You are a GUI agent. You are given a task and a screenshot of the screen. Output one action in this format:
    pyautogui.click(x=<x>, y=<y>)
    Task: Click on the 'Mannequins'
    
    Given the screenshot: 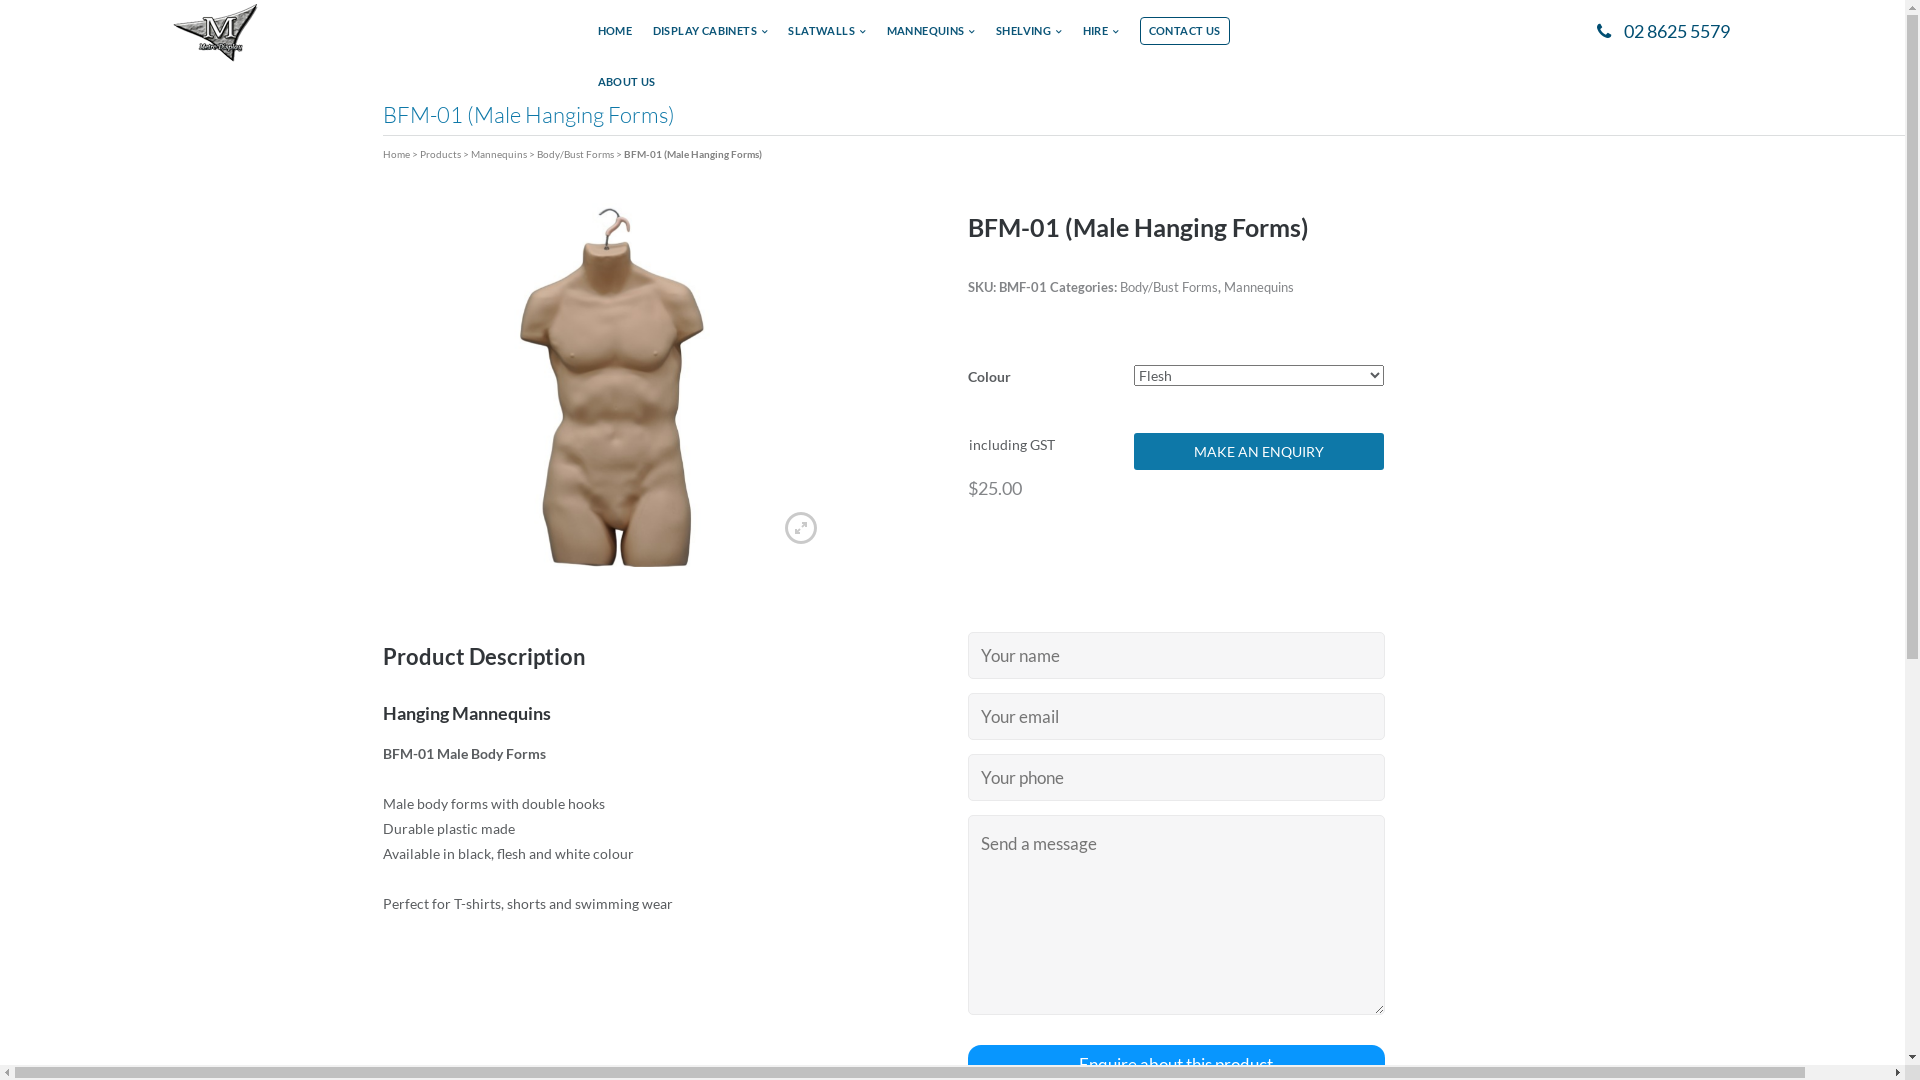 What is the action you would take?
    pyautogui.click(x=1257, y=286)
    